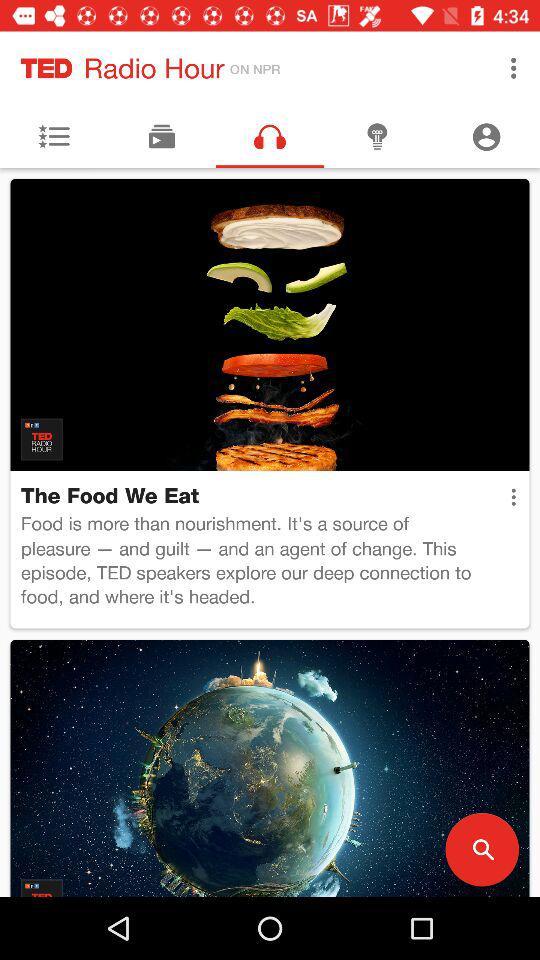 This screenshot has height=960, width=540. What do you see at coordinates (481, 848) in the screenshot?
I see `item below food is more` at bounding box center [481, 848].